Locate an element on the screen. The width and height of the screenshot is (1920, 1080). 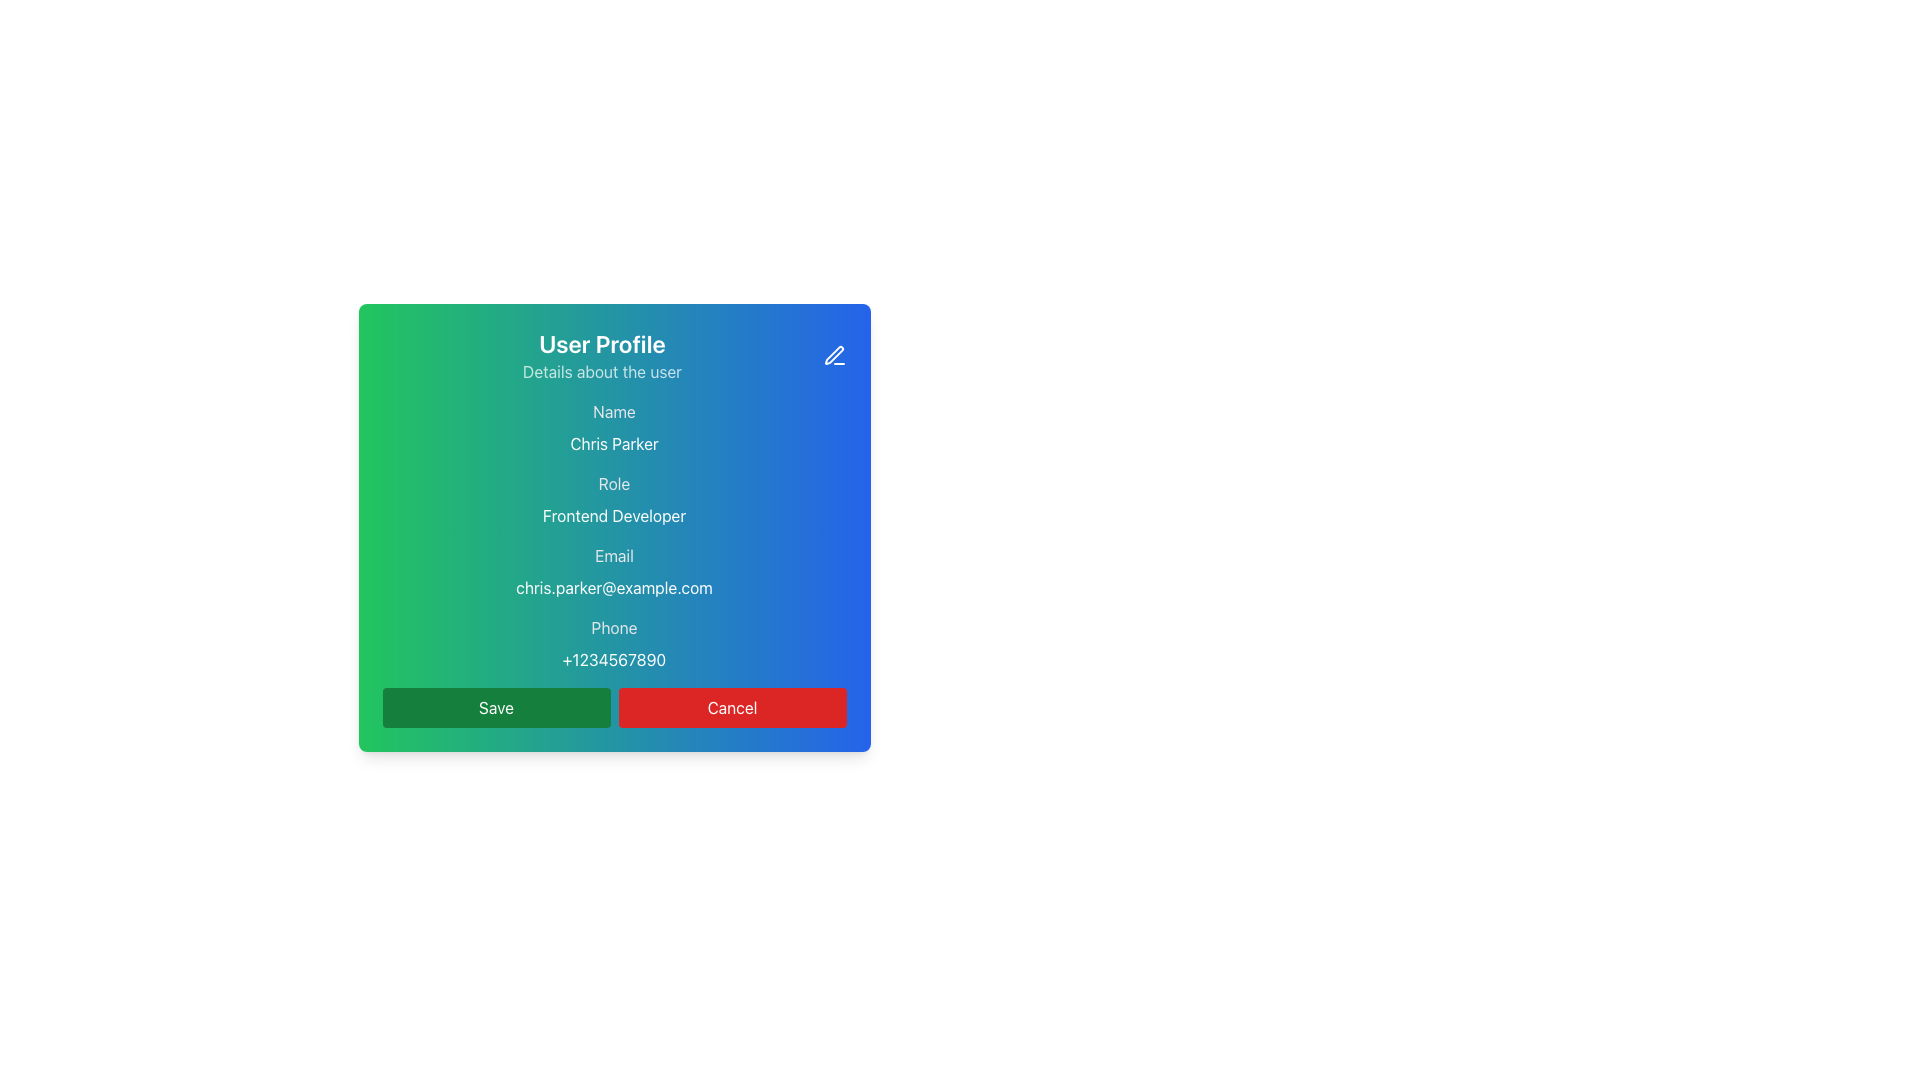
the 'Email' label, which is a light gray textual label centered in the 'User Profile' card, positioned above the email address is located at coordinates (613, 555).